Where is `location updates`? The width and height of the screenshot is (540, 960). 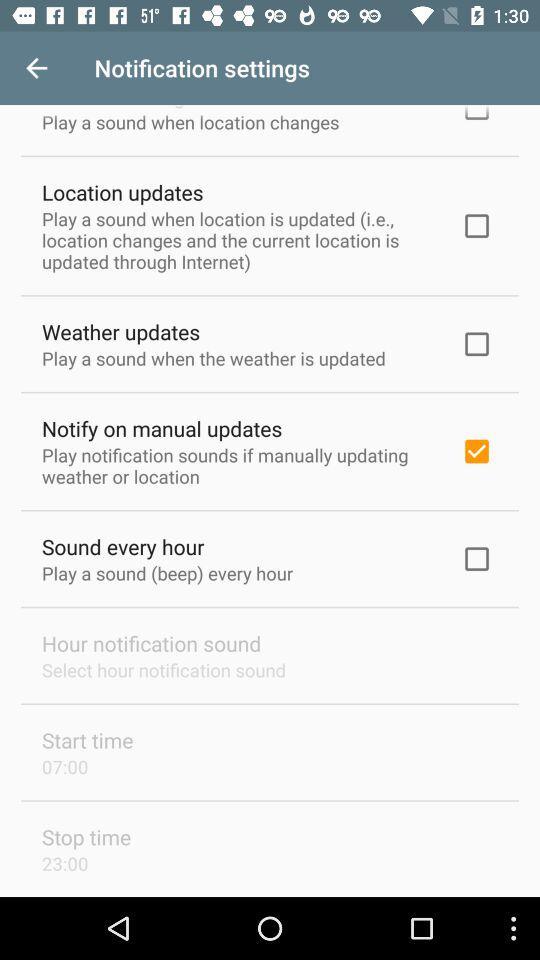
location updates is located at coordinates (122, 192).